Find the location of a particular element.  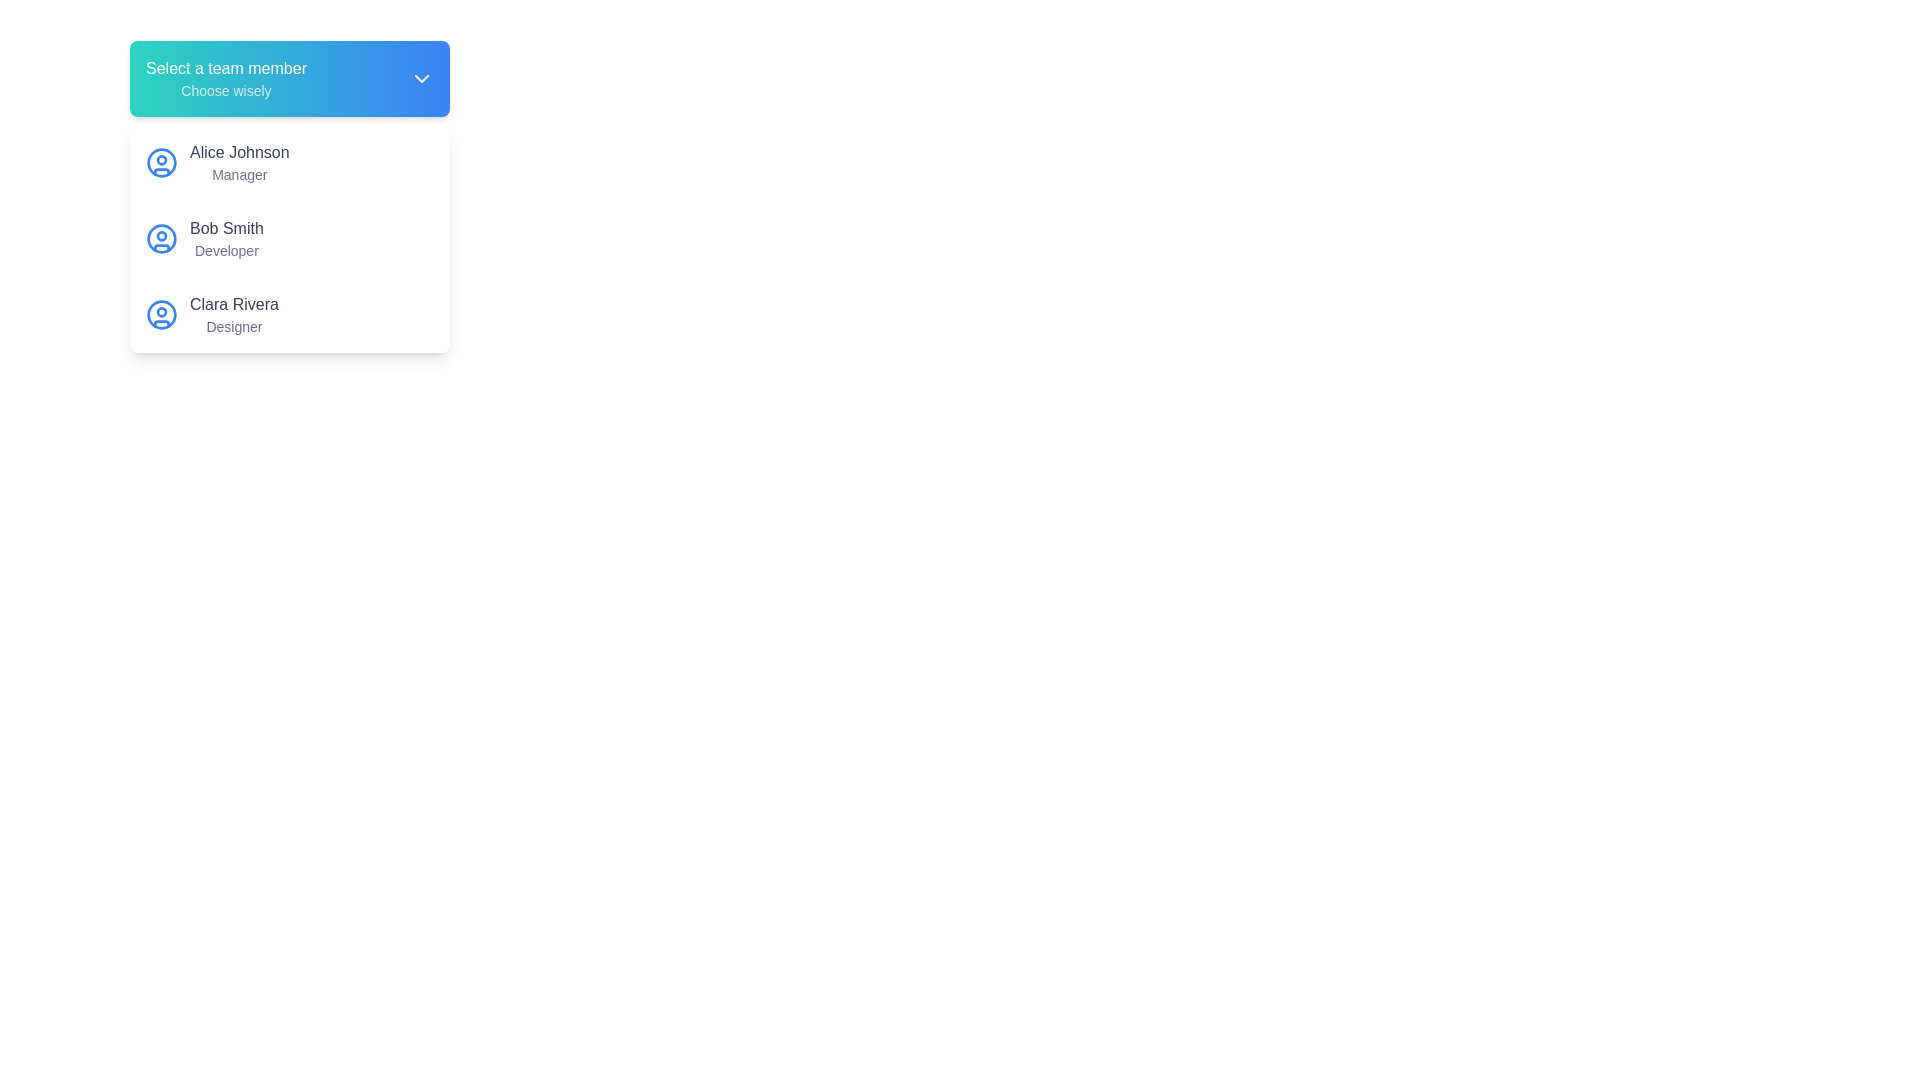

text label displaying 'Manager' that is positioned directly below the name 'Alice Johnson' in the dropdown list is located at coordinates (239, 173).